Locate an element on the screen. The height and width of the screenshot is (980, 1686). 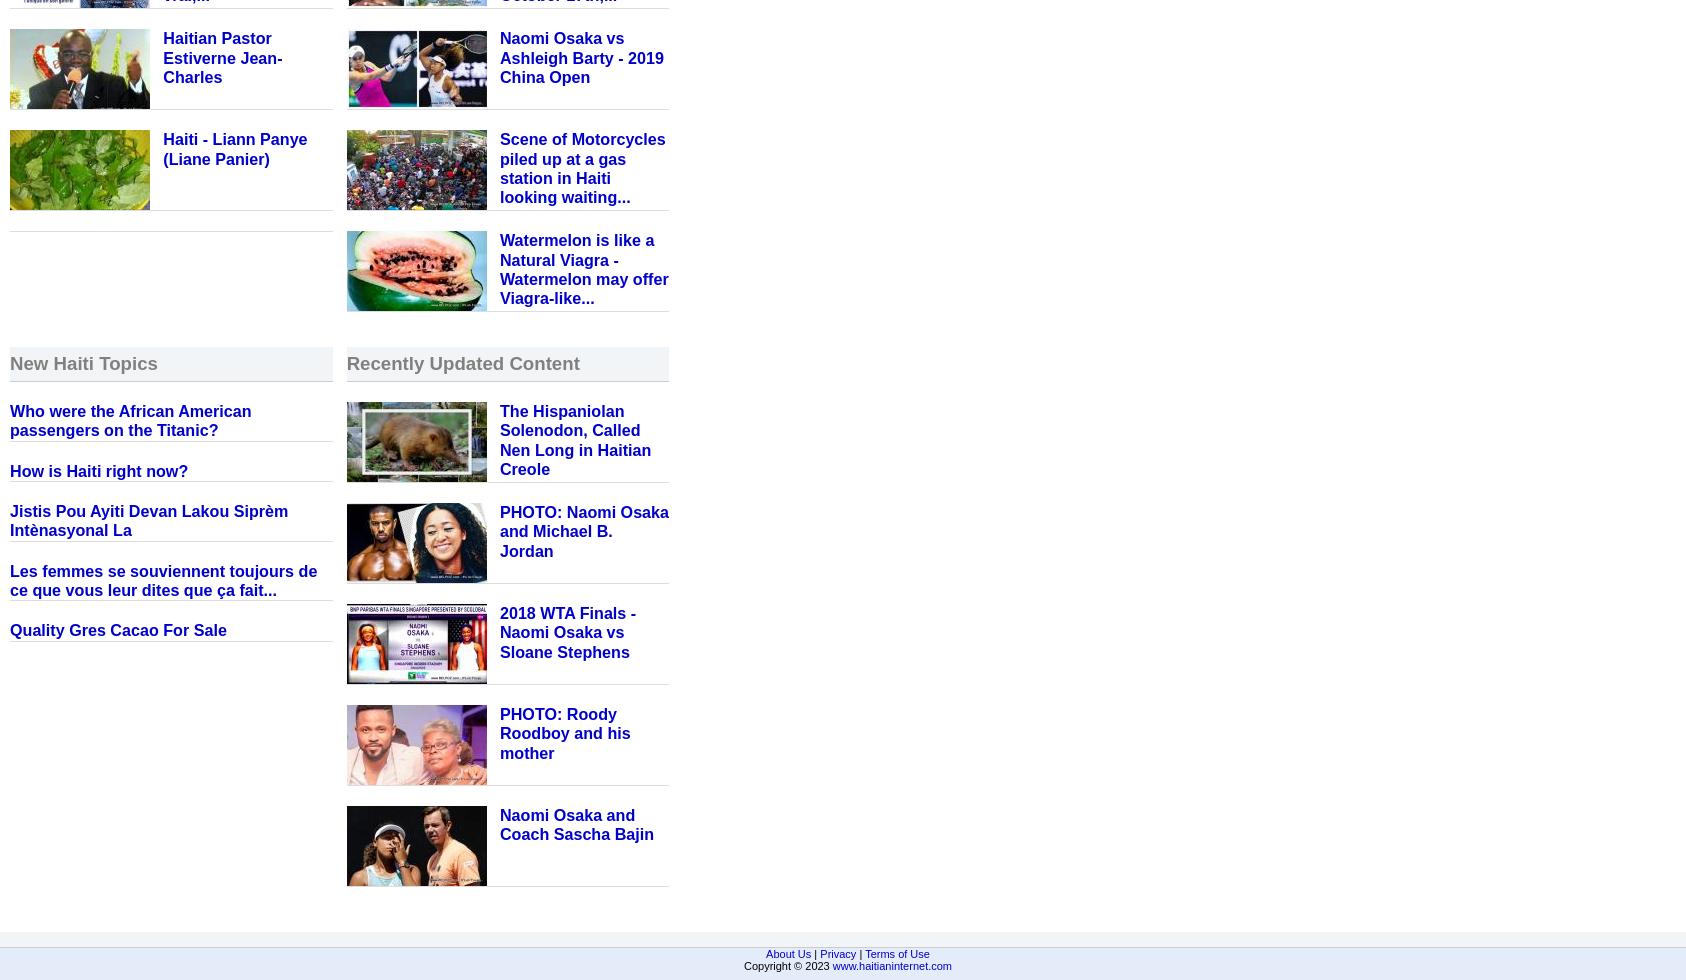
'2018 WTA Finals - Naomi Osaka vs Sloane Stephens' is located at coordinates (499, 631).